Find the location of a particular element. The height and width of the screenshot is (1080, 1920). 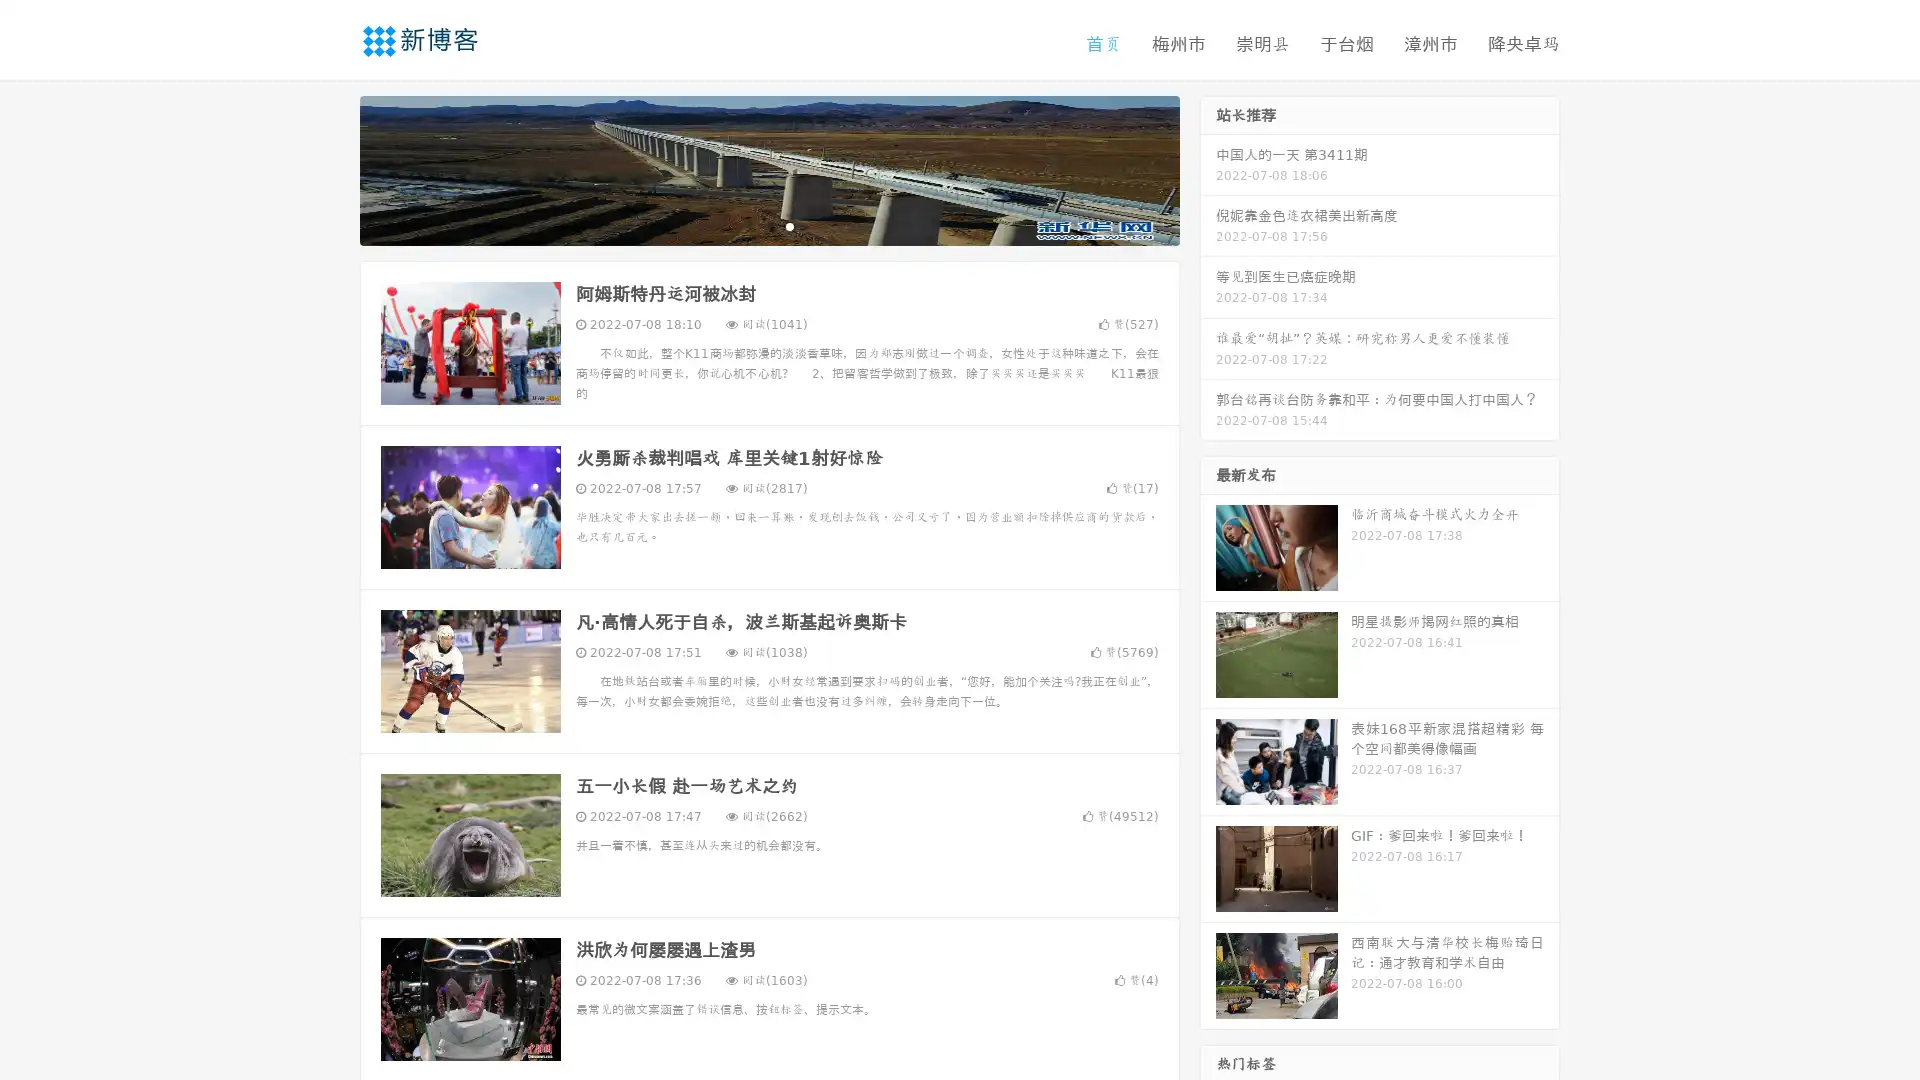

Go to slide 3 is located at coordinates (789, 225).